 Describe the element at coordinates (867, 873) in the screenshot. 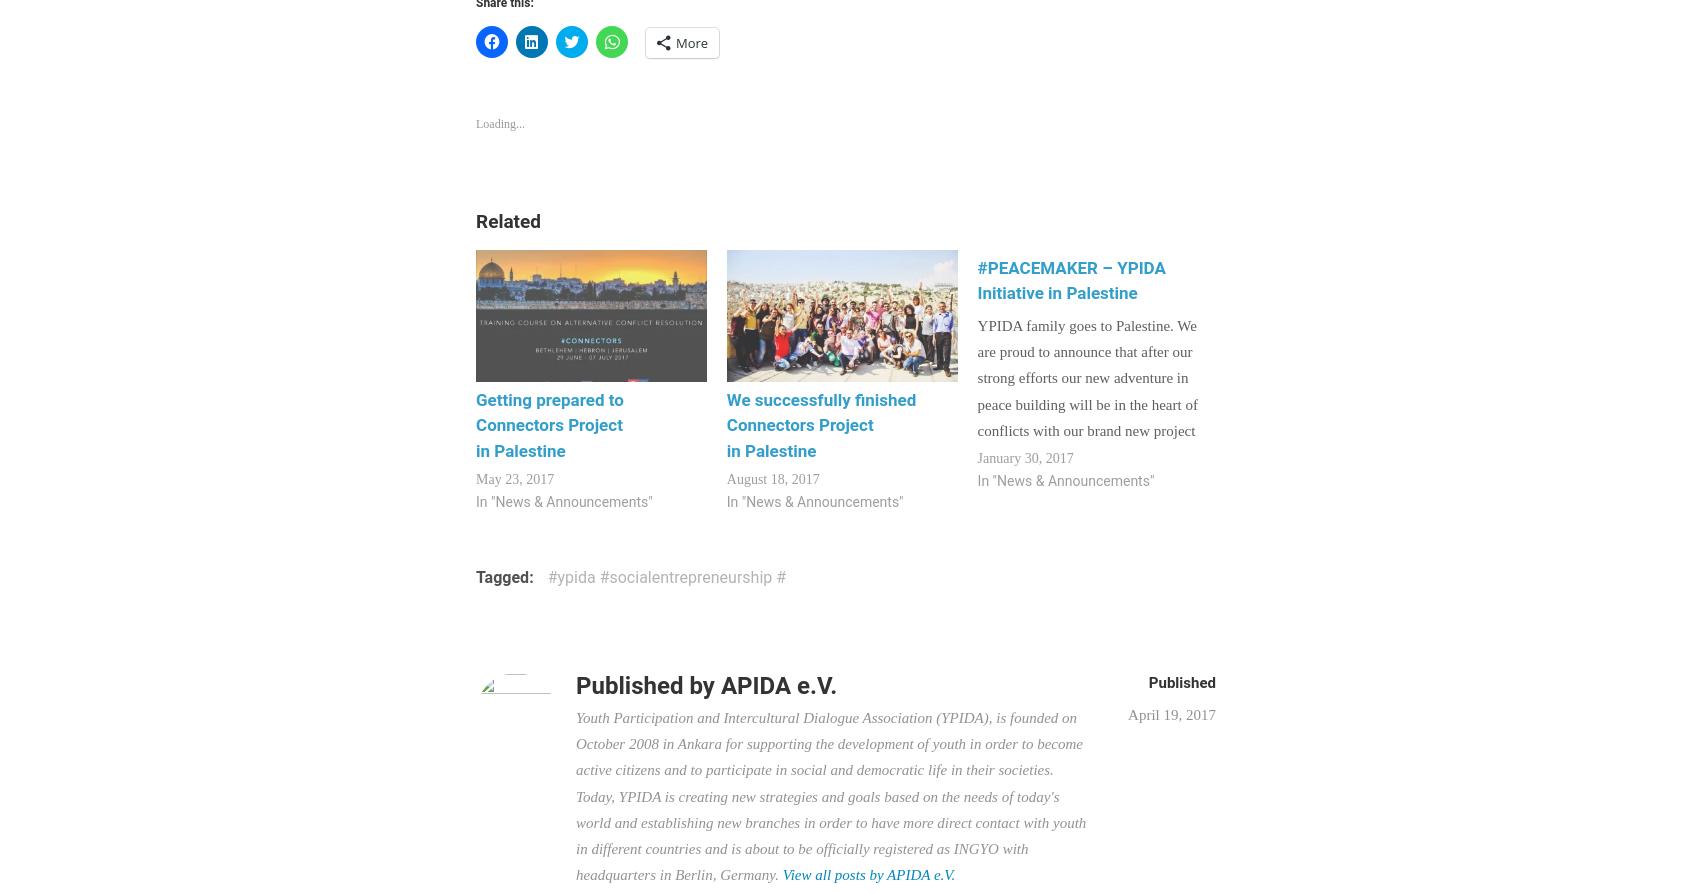

I see `'View all posts by APIDA e.V.'` at that location.